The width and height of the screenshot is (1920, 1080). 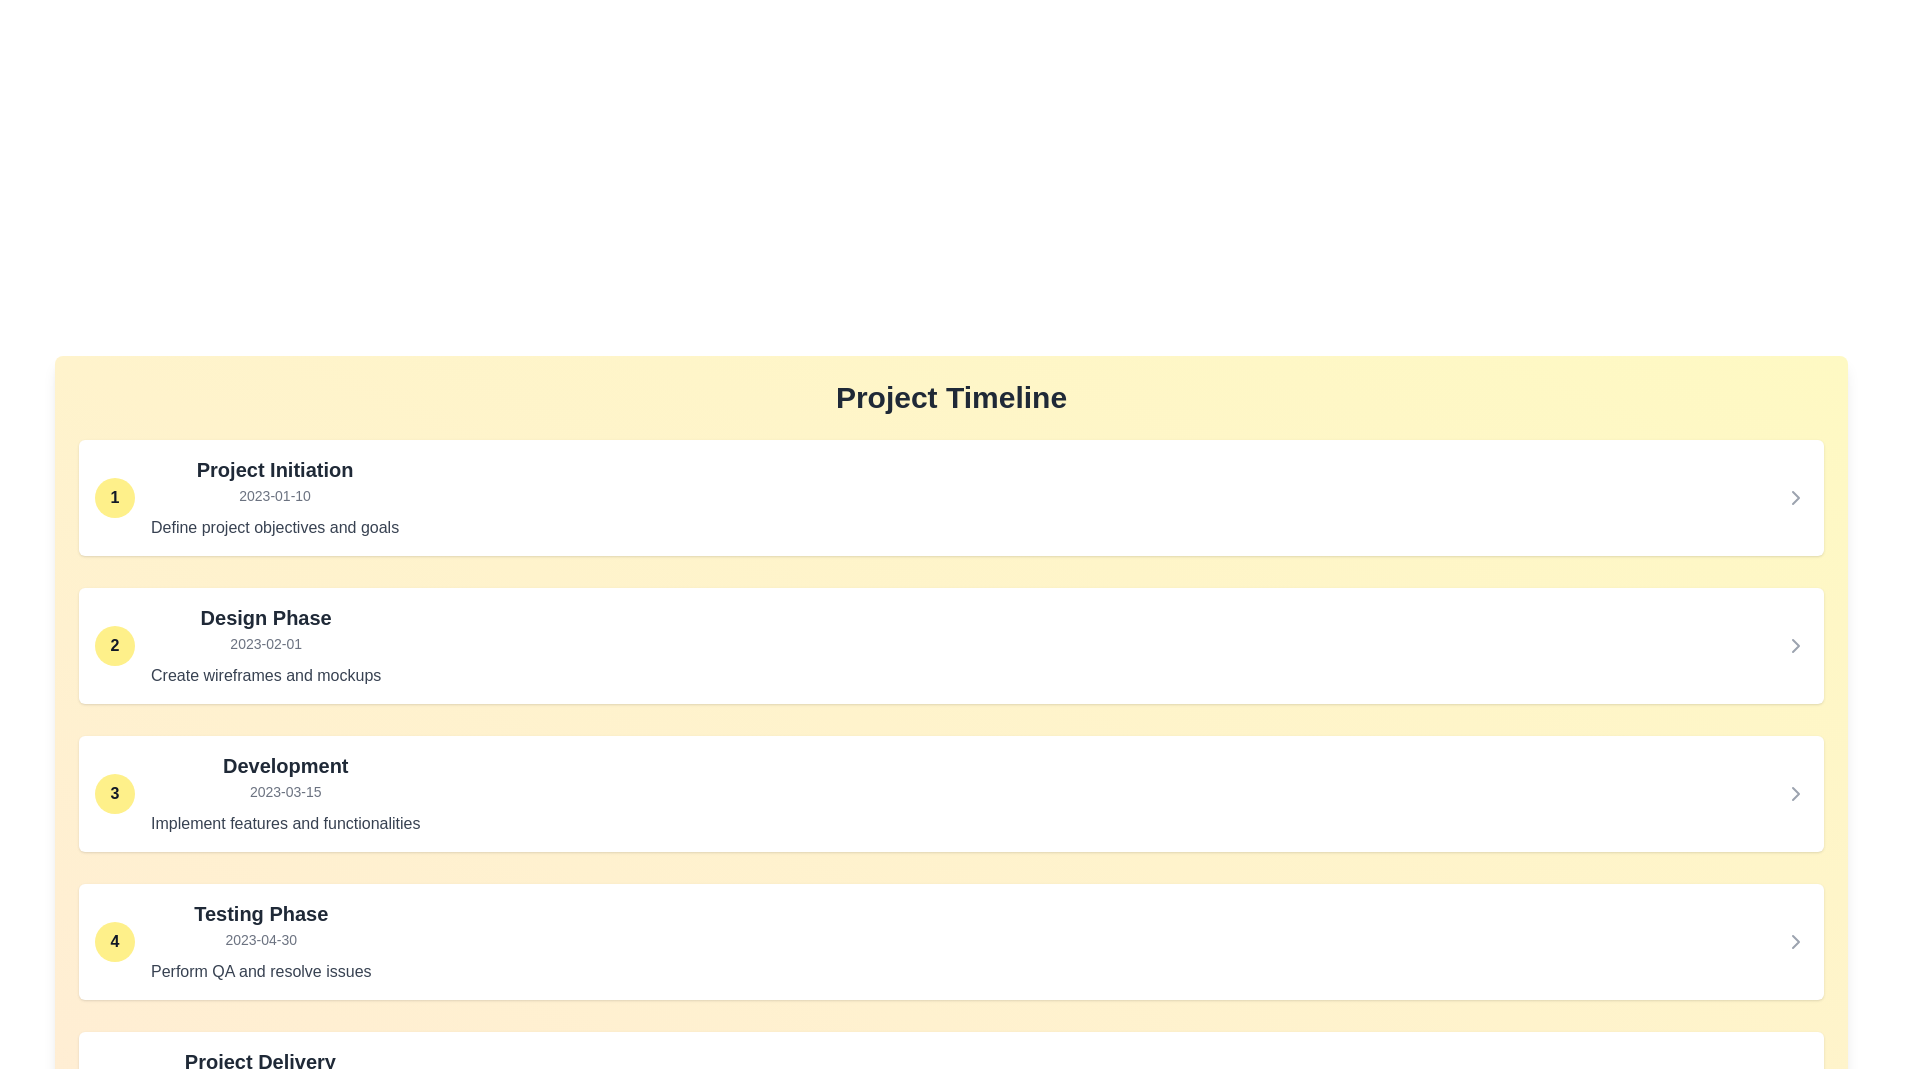 I want to click on the text label that reads 'Create wireframes and mockups', which is styled in medium-dark gray and positioned below the date '2023-02-01' and the title 'Design Phase' in the project timeline interface, so click(x=265, y=675).